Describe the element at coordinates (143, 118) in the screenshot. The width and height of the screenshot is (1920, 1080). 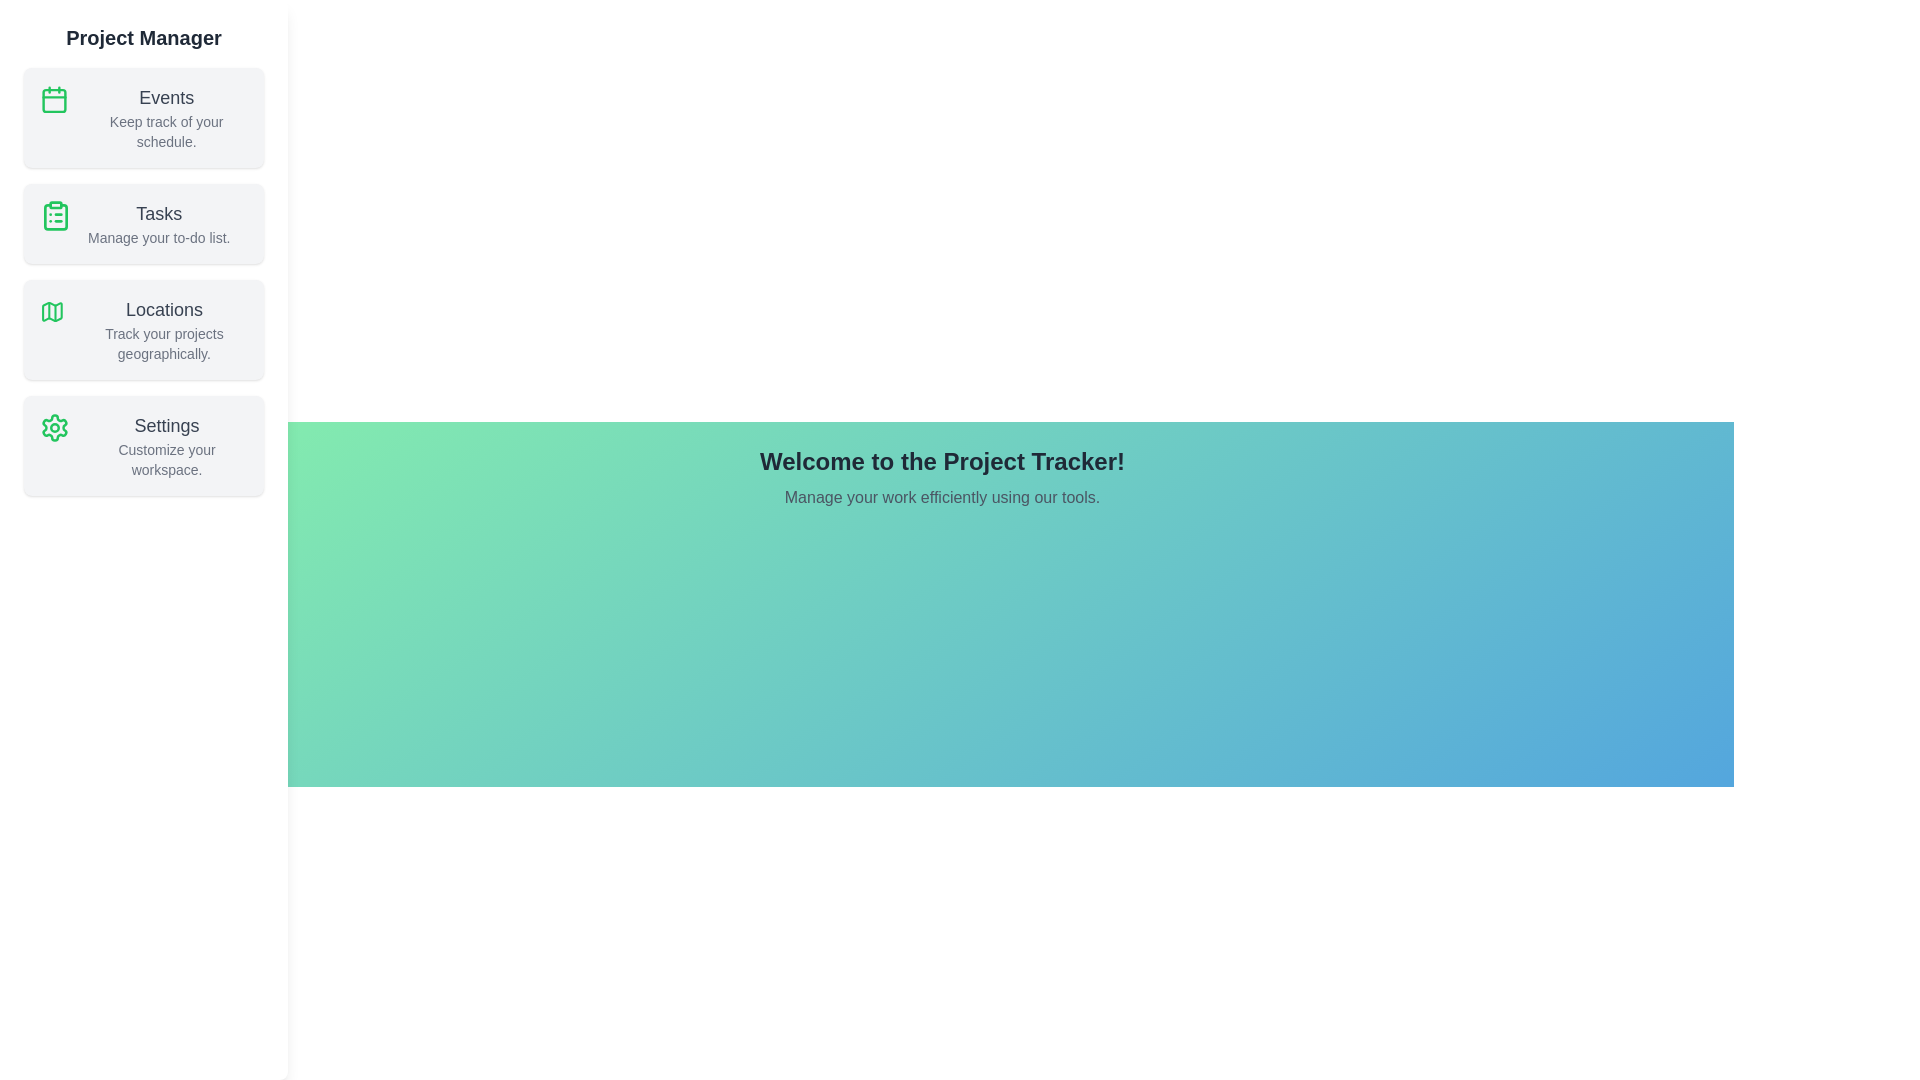
I see `the 'Events' section in the sidebar` at that location.